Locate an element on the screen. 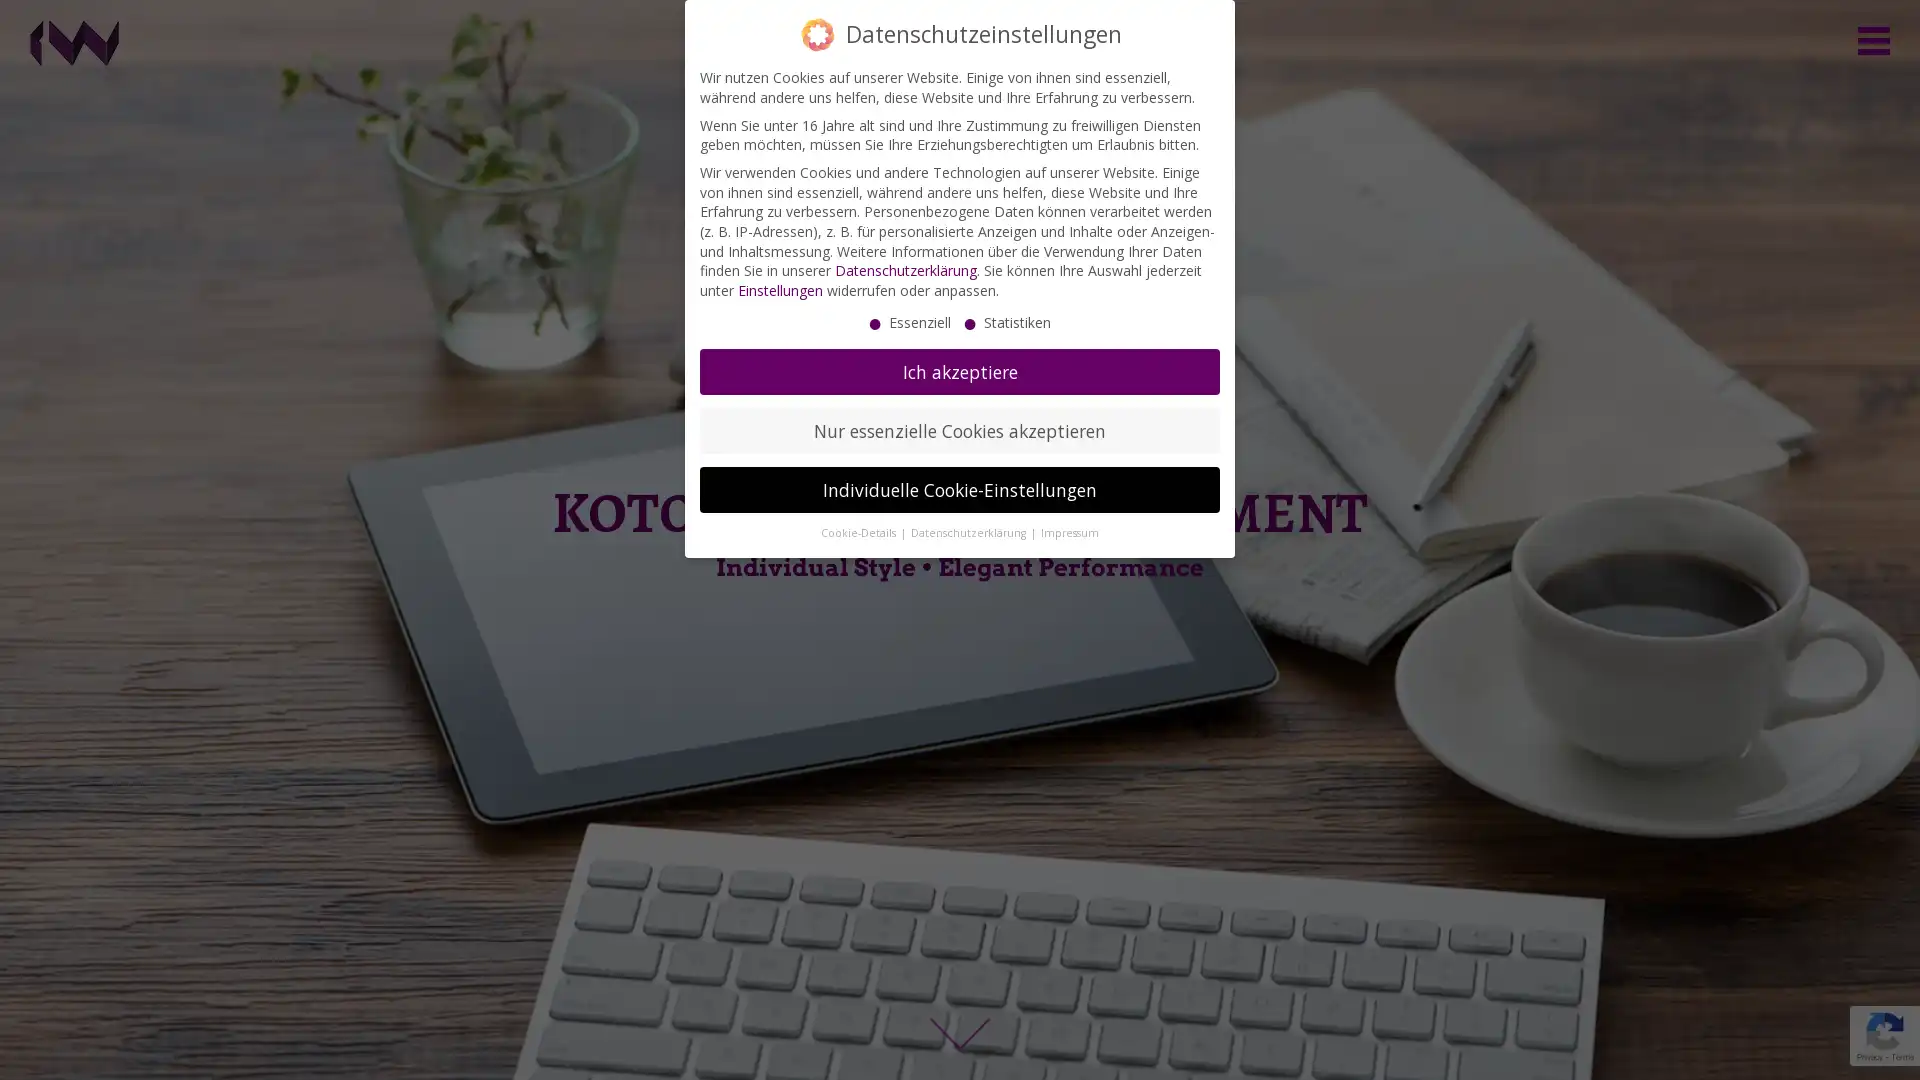 This screenshot has height=1080, width=1920. Cookie-Informationen anzeigen is located at coordinates (960, 1043).